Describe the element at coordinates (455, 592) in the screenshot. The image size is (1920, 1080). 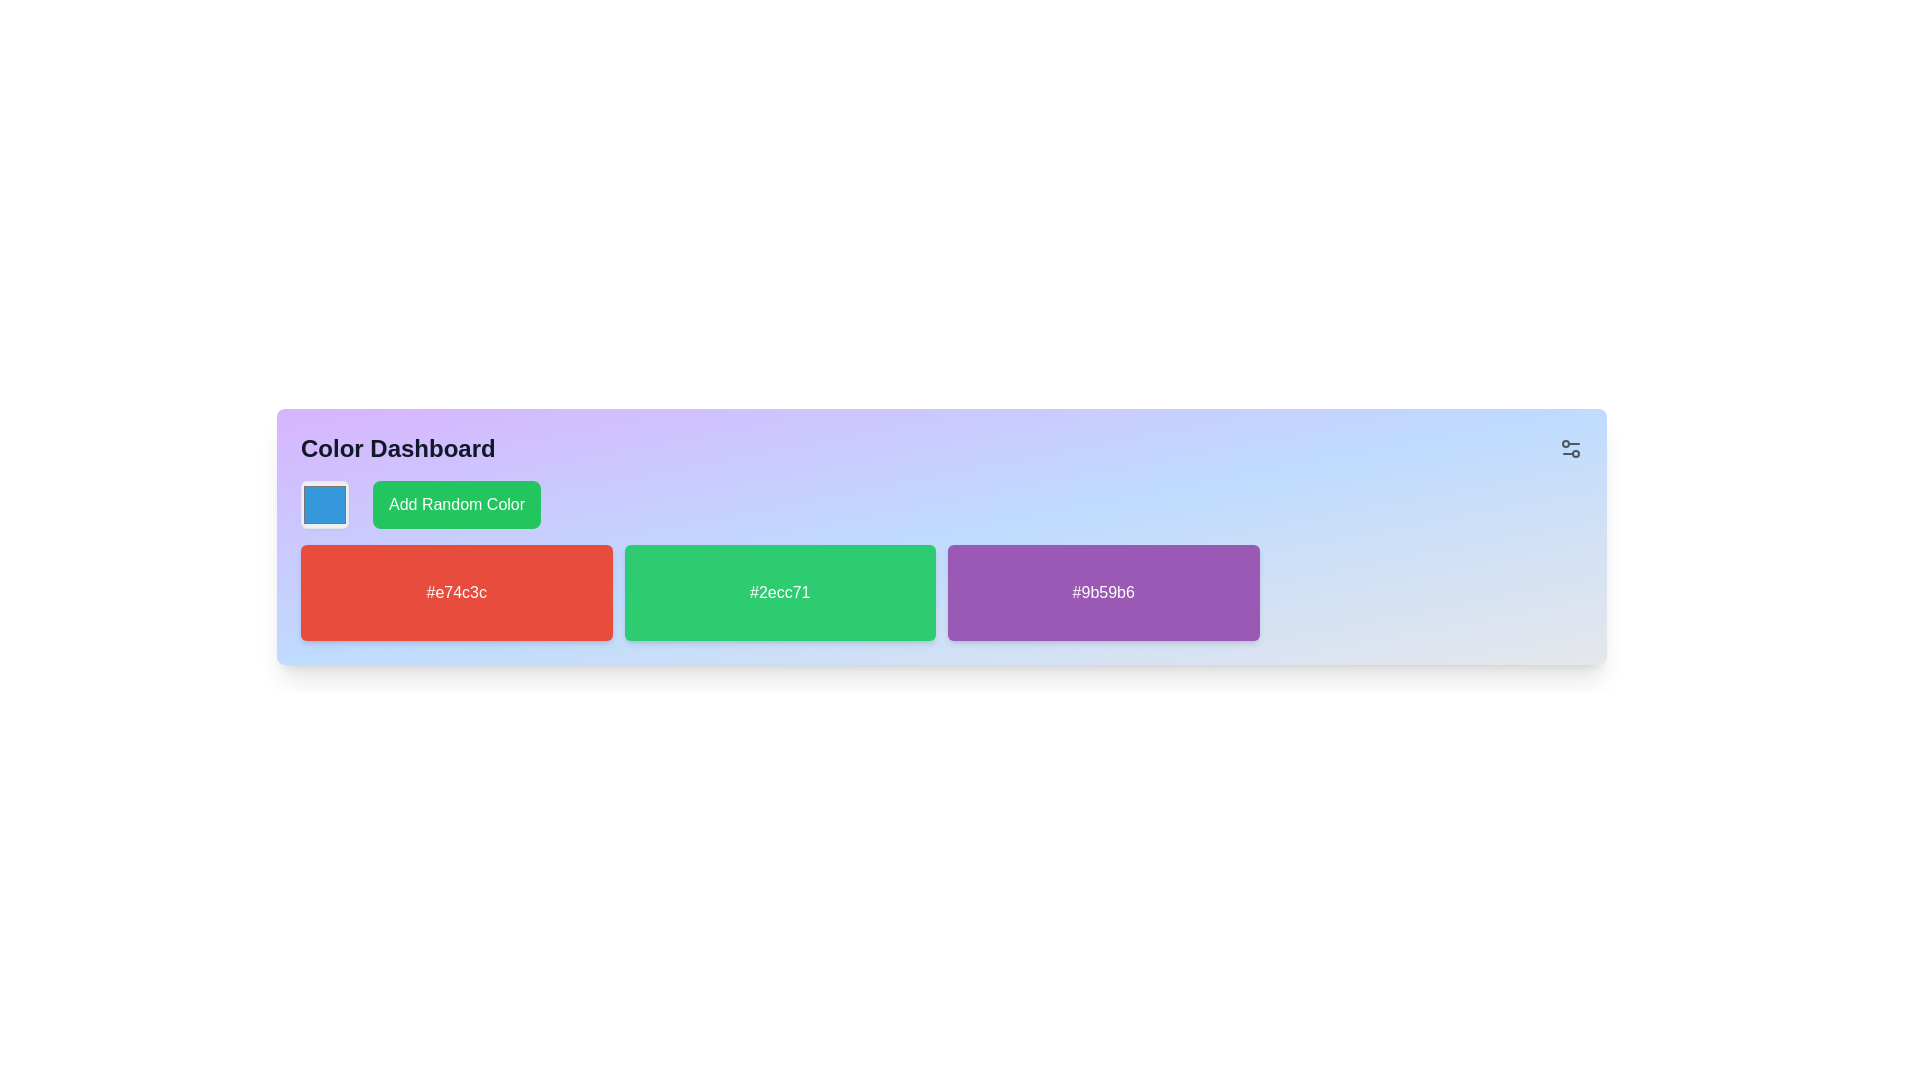
I see `the first text label displaying the color value, which is non-interactive and located on the far left of a horizontal grid of three similar buttons` at that location.